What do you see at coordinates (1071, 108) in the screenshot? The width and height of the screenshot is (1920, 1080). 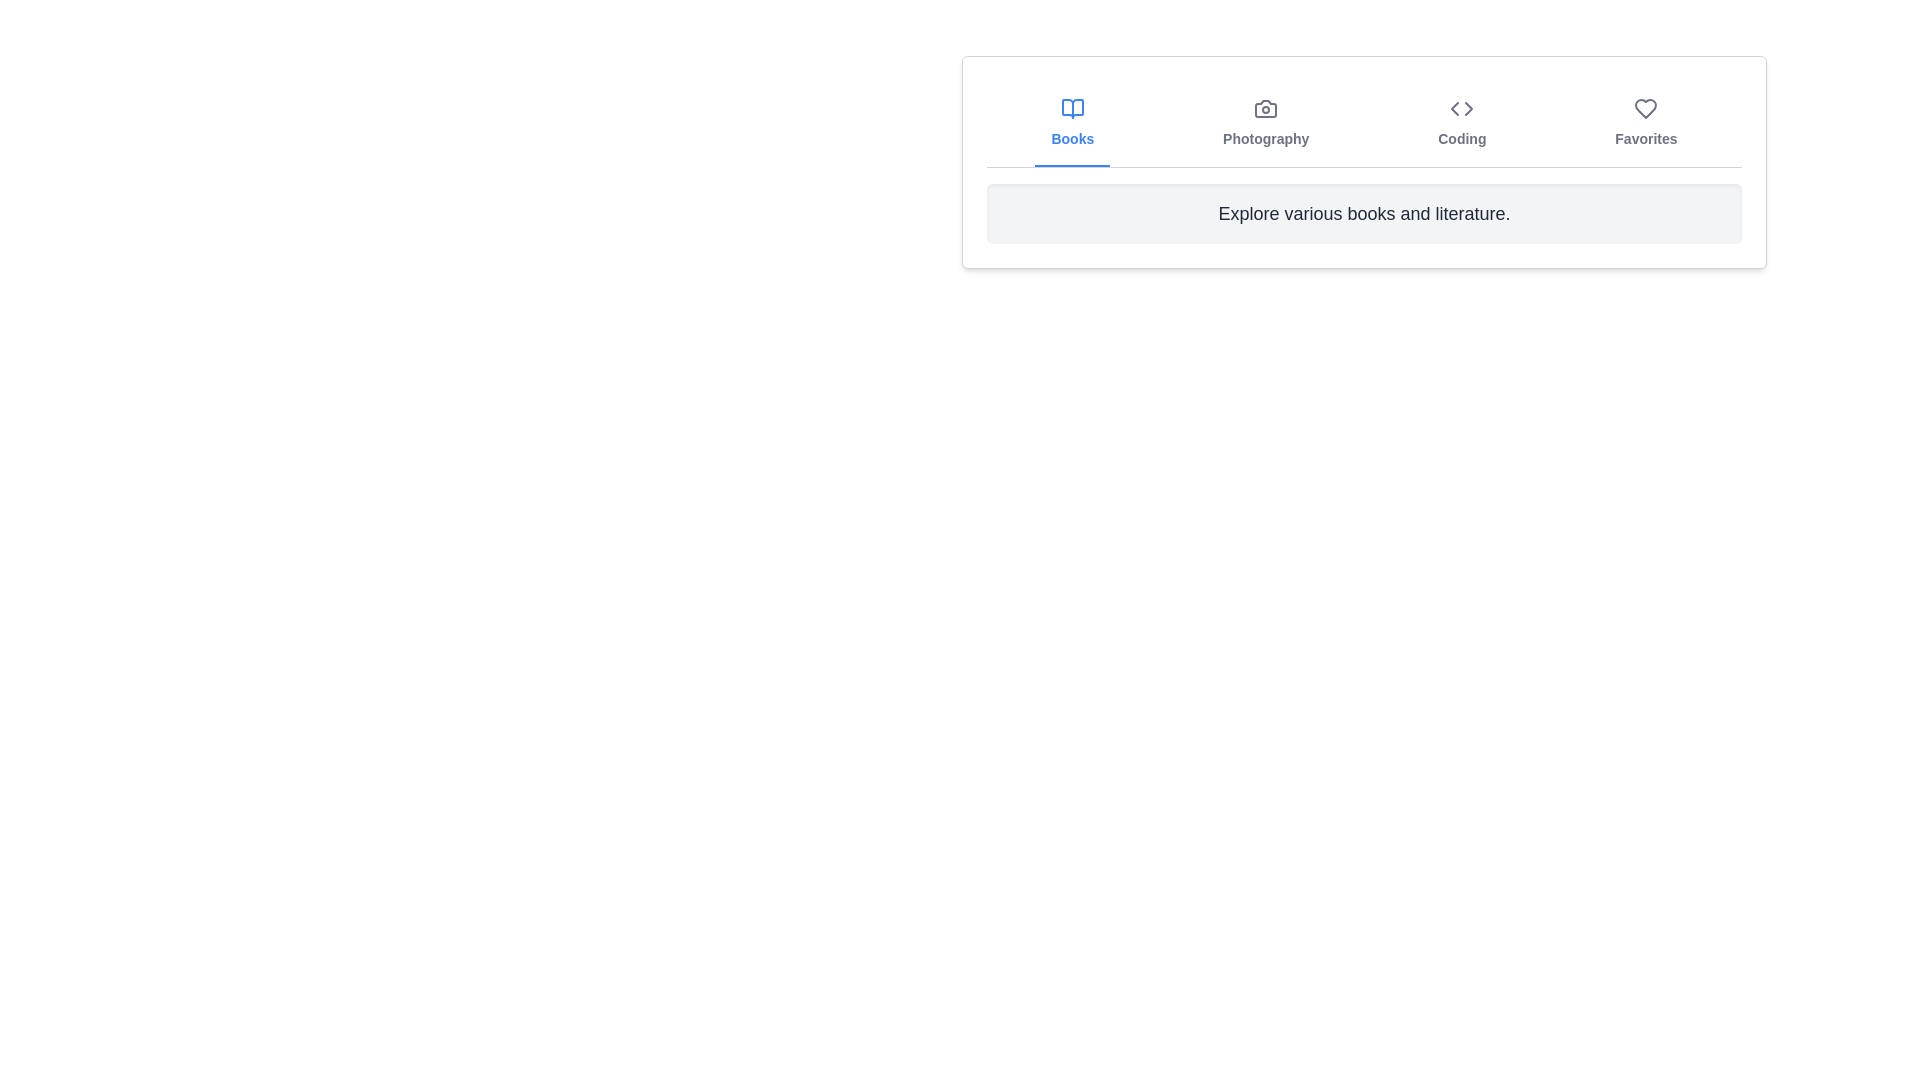 I see `the open book icon in the navigation section labeled 'Books'` at bounding box center [1071, 108].